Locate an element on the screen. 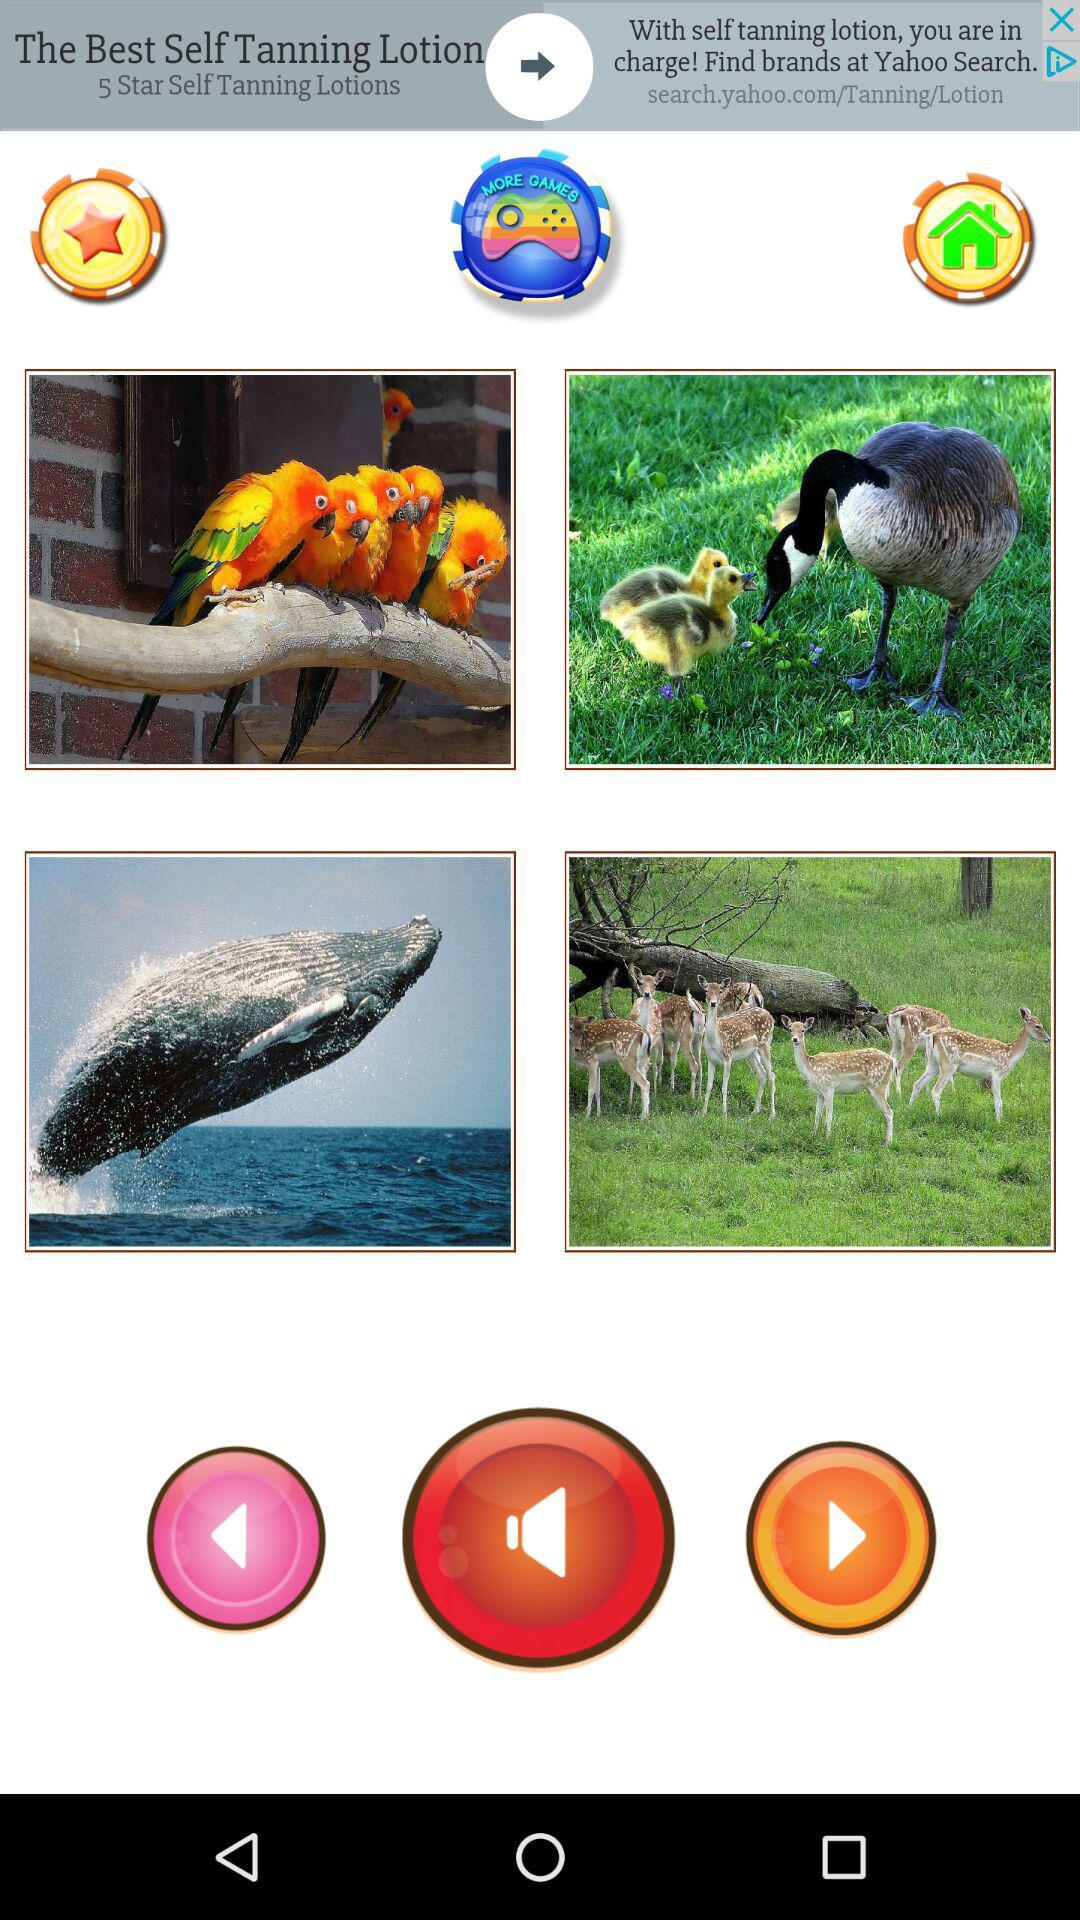 The height and width of the screenshot is (1920, 1080). enlarge selected picture is located at coordinates (270, 1050).